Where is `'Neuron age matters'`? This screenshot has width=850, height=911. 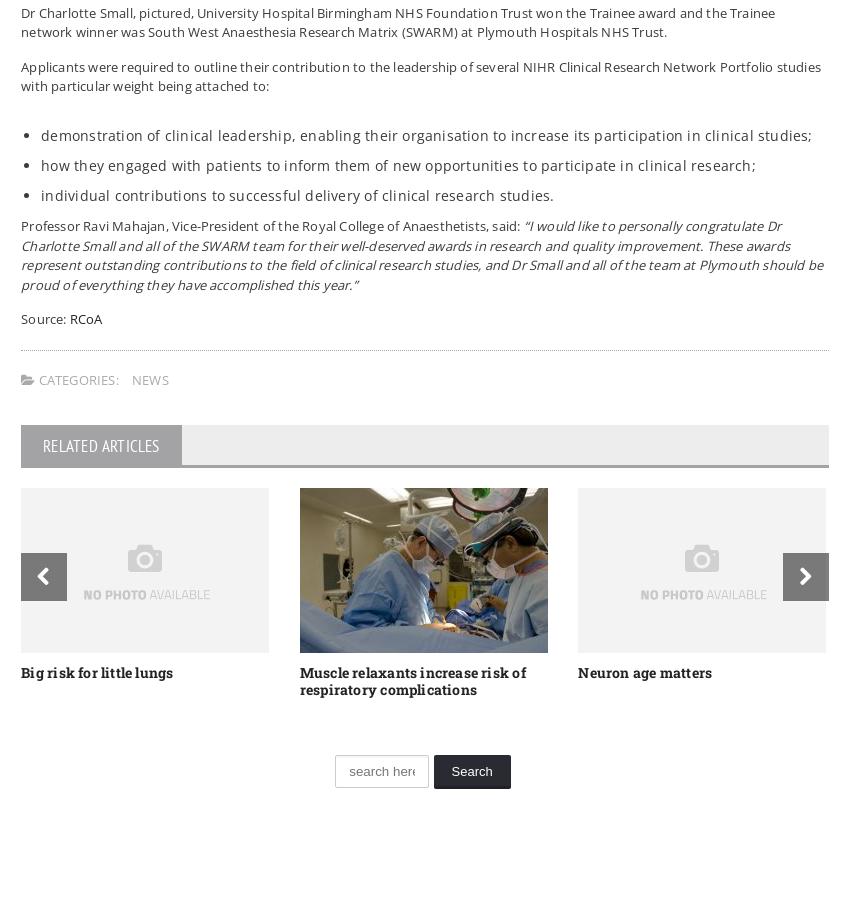 'Neuron age matters' is located at coordinates (644, 670).